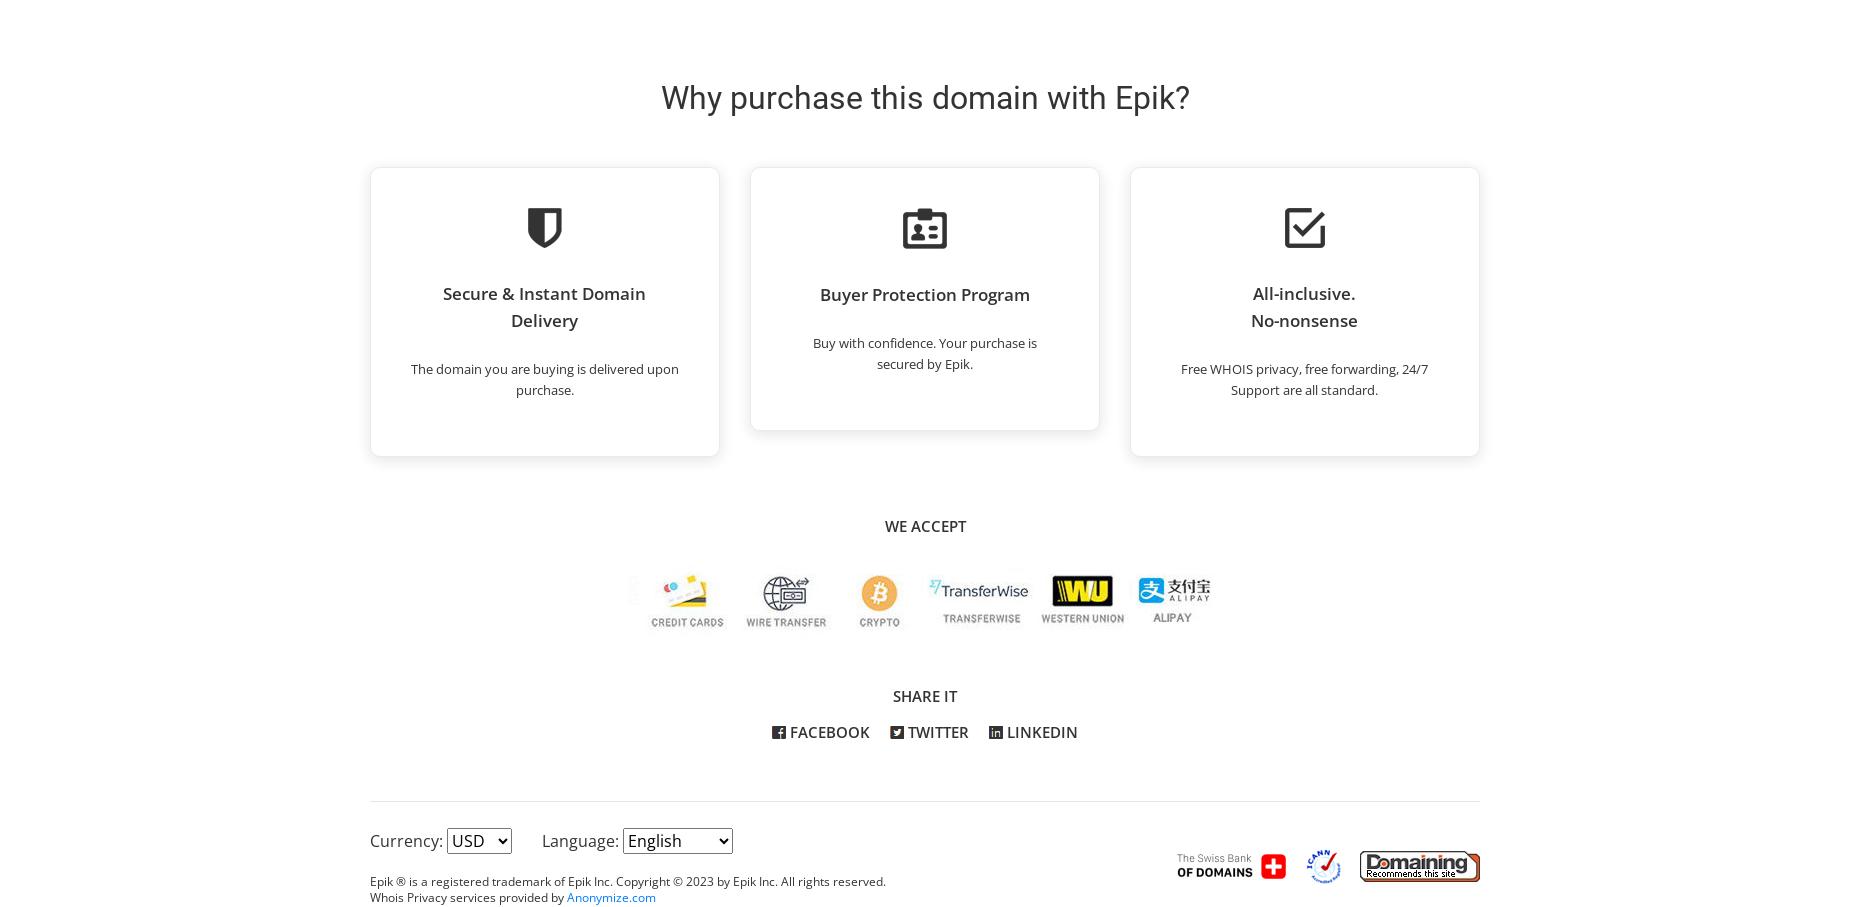 Image resolution: width=1850 pixels, height=907 pixels. I want to click on 'Buyer Protection Program', so click(818, 294).